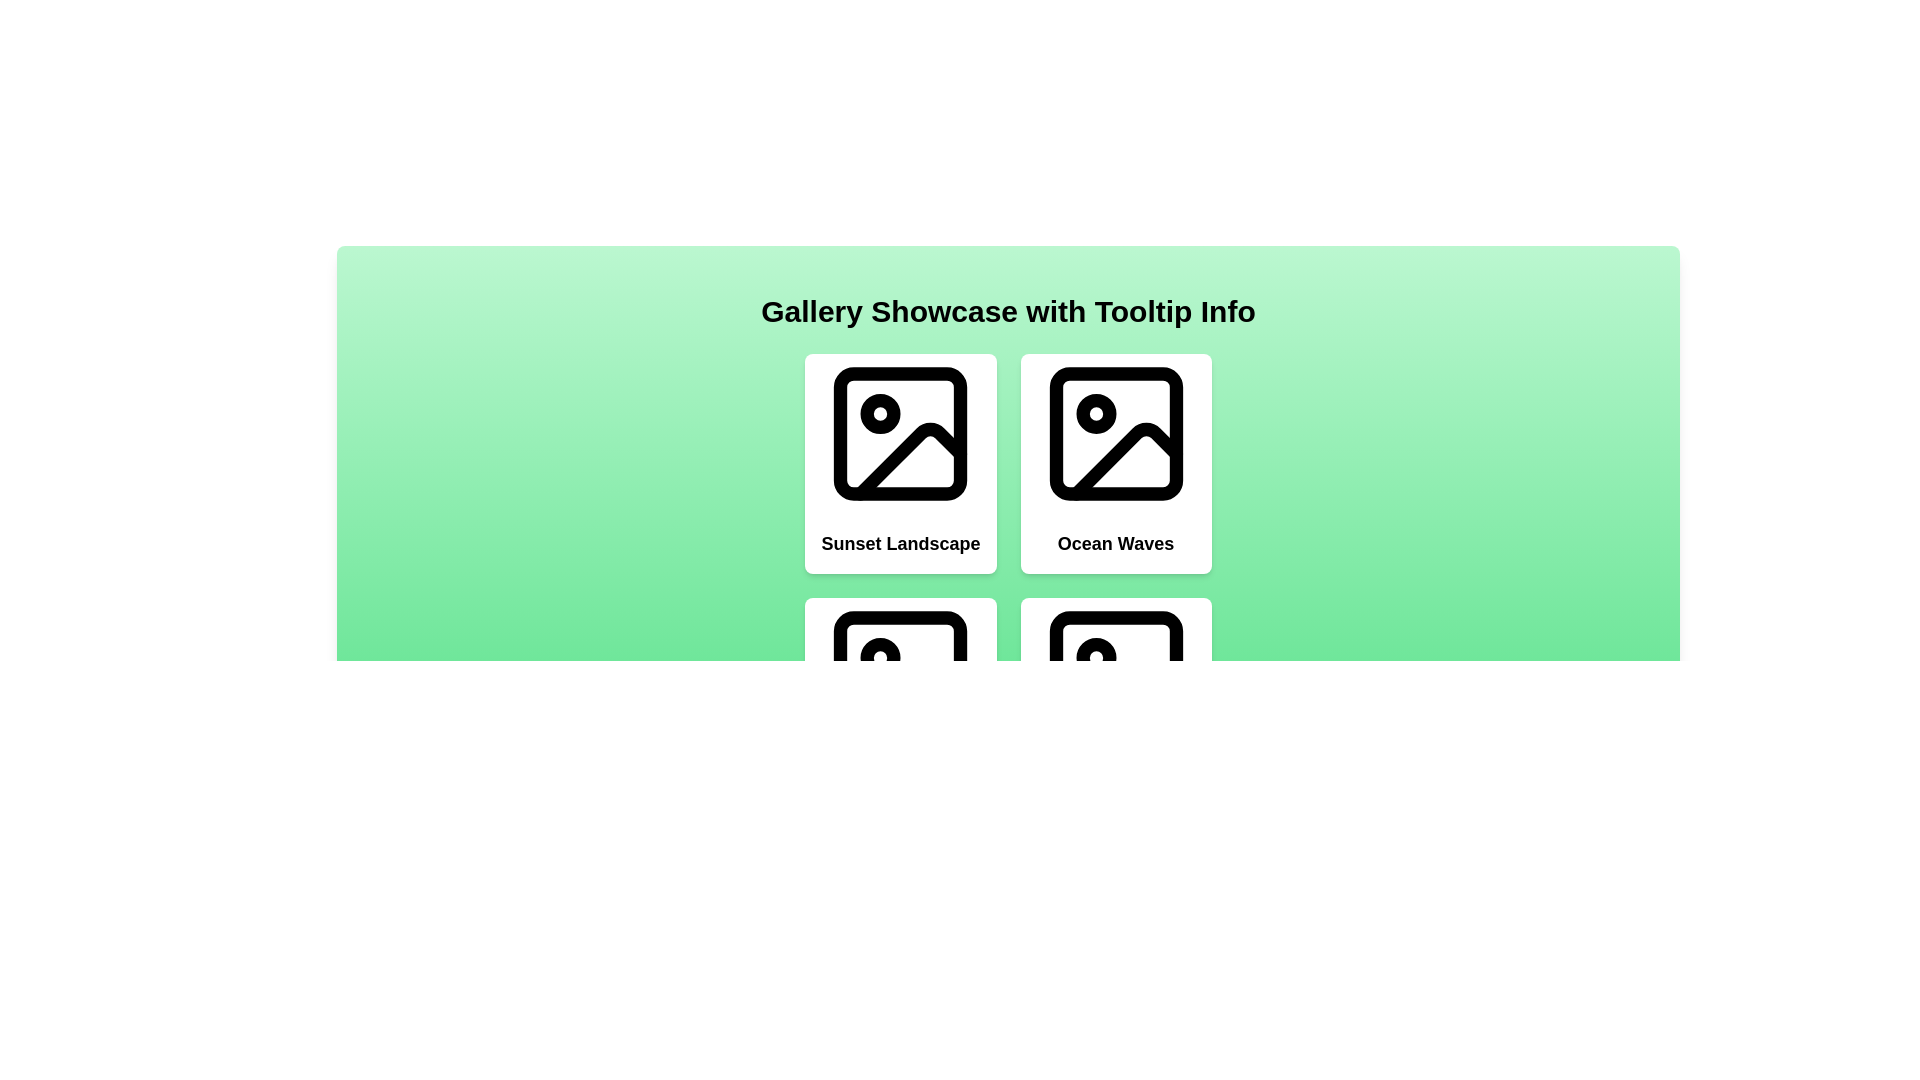  What do you see at coordinates (1115, 463) in the screenshot?
I see `the 'Ocean Waves' display card` at bounding box center [1115, 463].